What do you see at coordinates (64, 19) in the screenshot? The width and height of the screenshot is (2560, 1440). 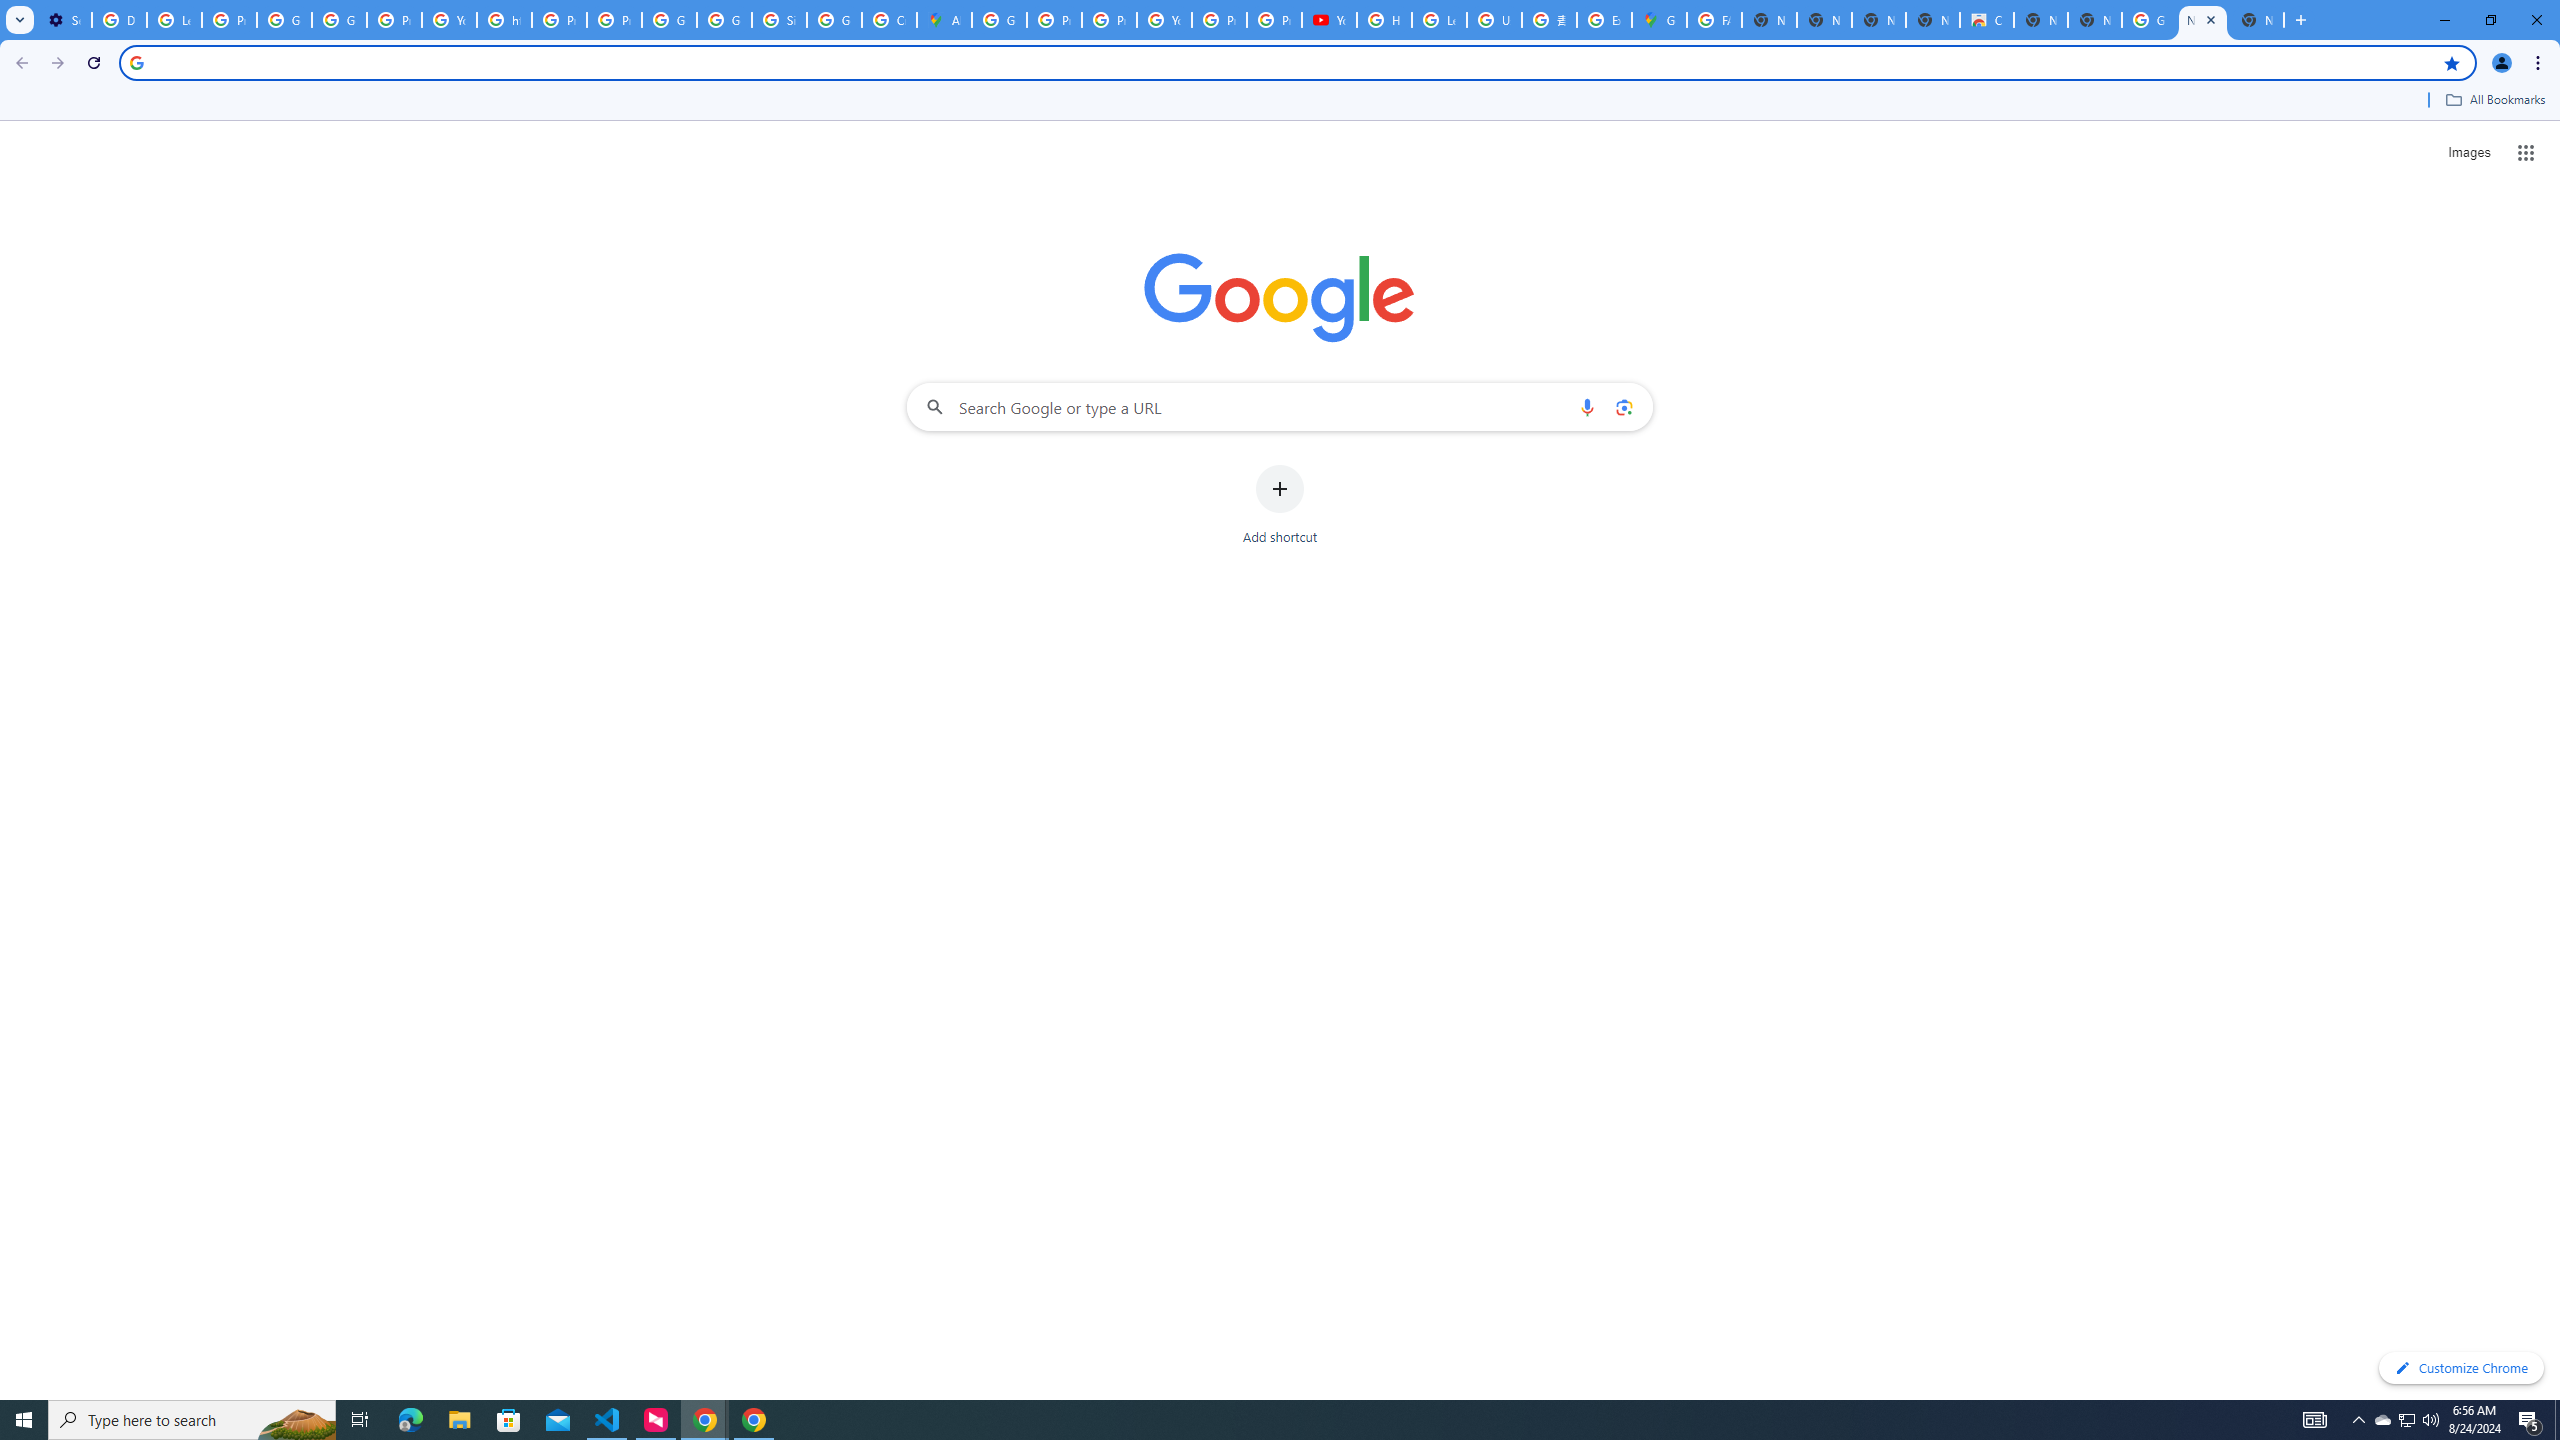 I see `'Settings - On startup'` at bounding box center [64, 19].